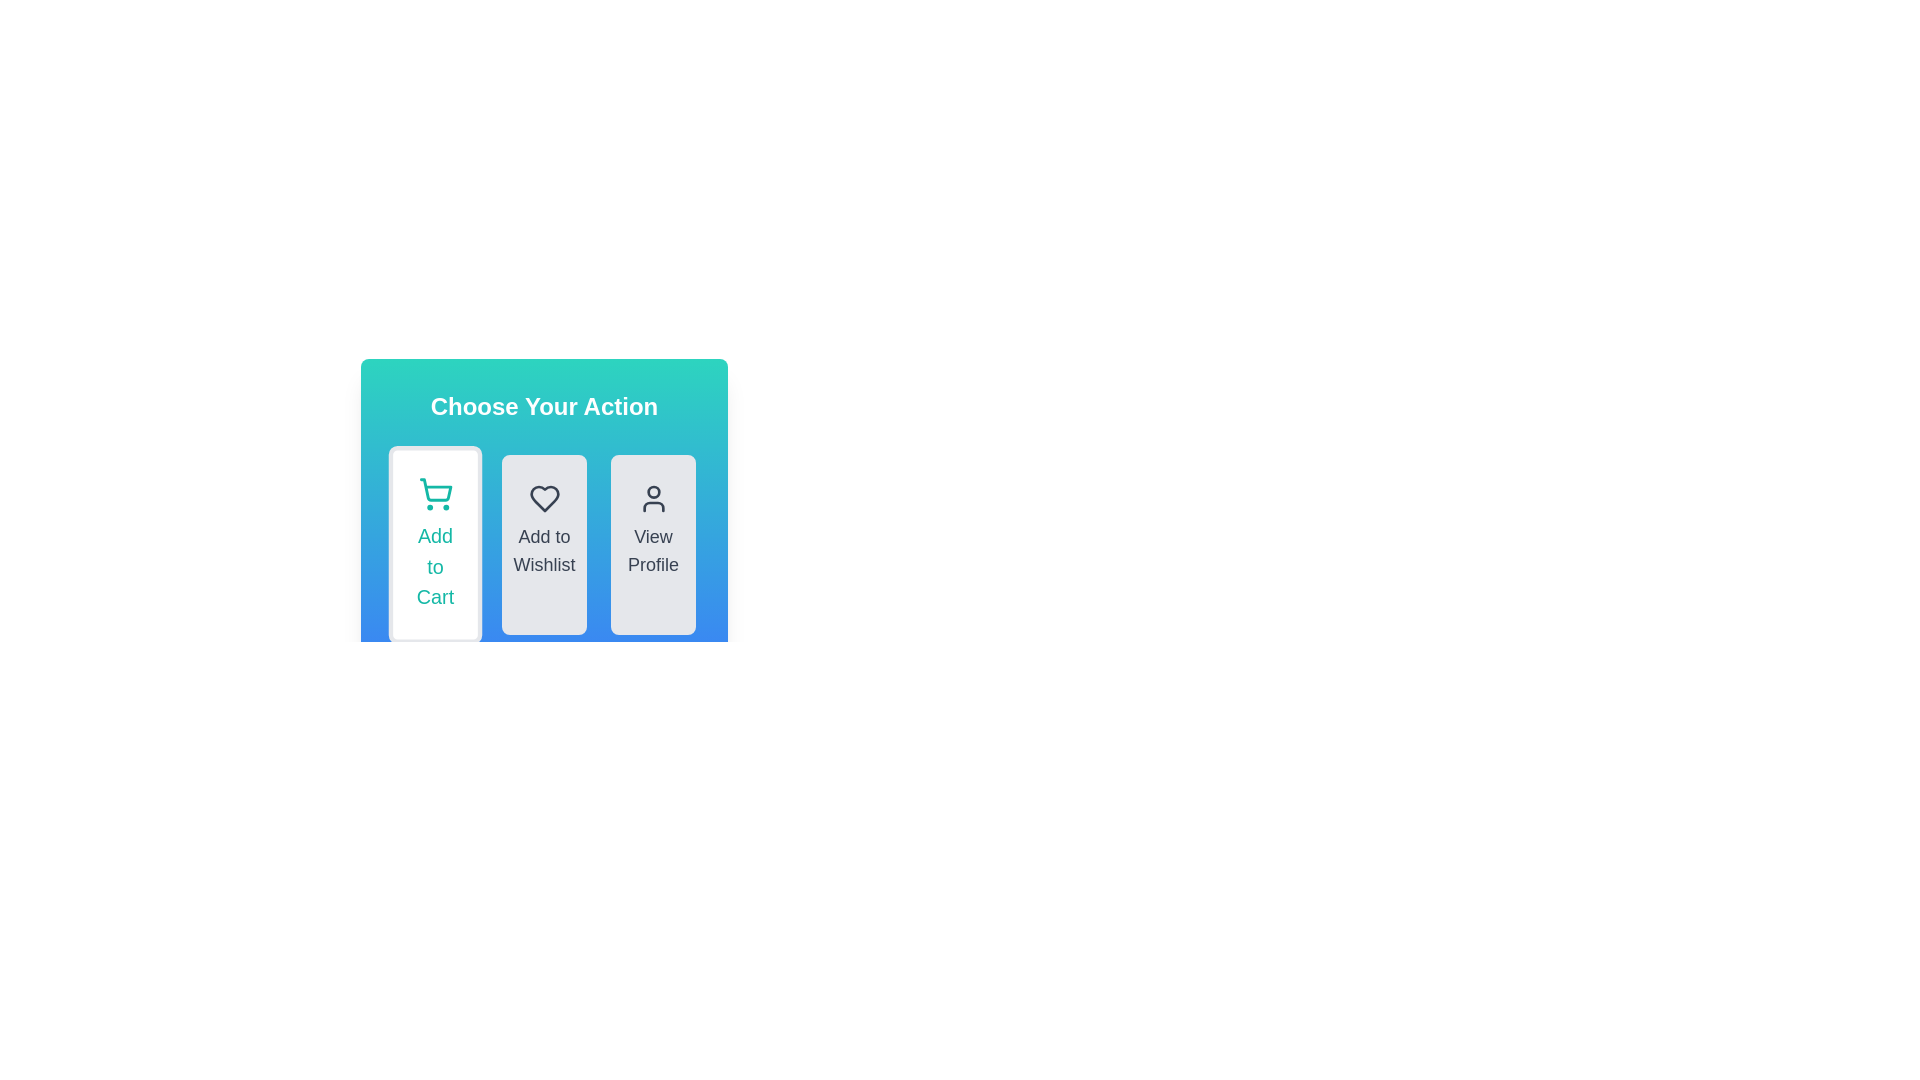 The height and width of the screenshot is (1080, 1920). I want to click on the 'Add to Cart' icon, which is the top visual element within the 'Add to Cart' button group, located to the left of the 'Add to Wishlist' button, so click(434, 494).